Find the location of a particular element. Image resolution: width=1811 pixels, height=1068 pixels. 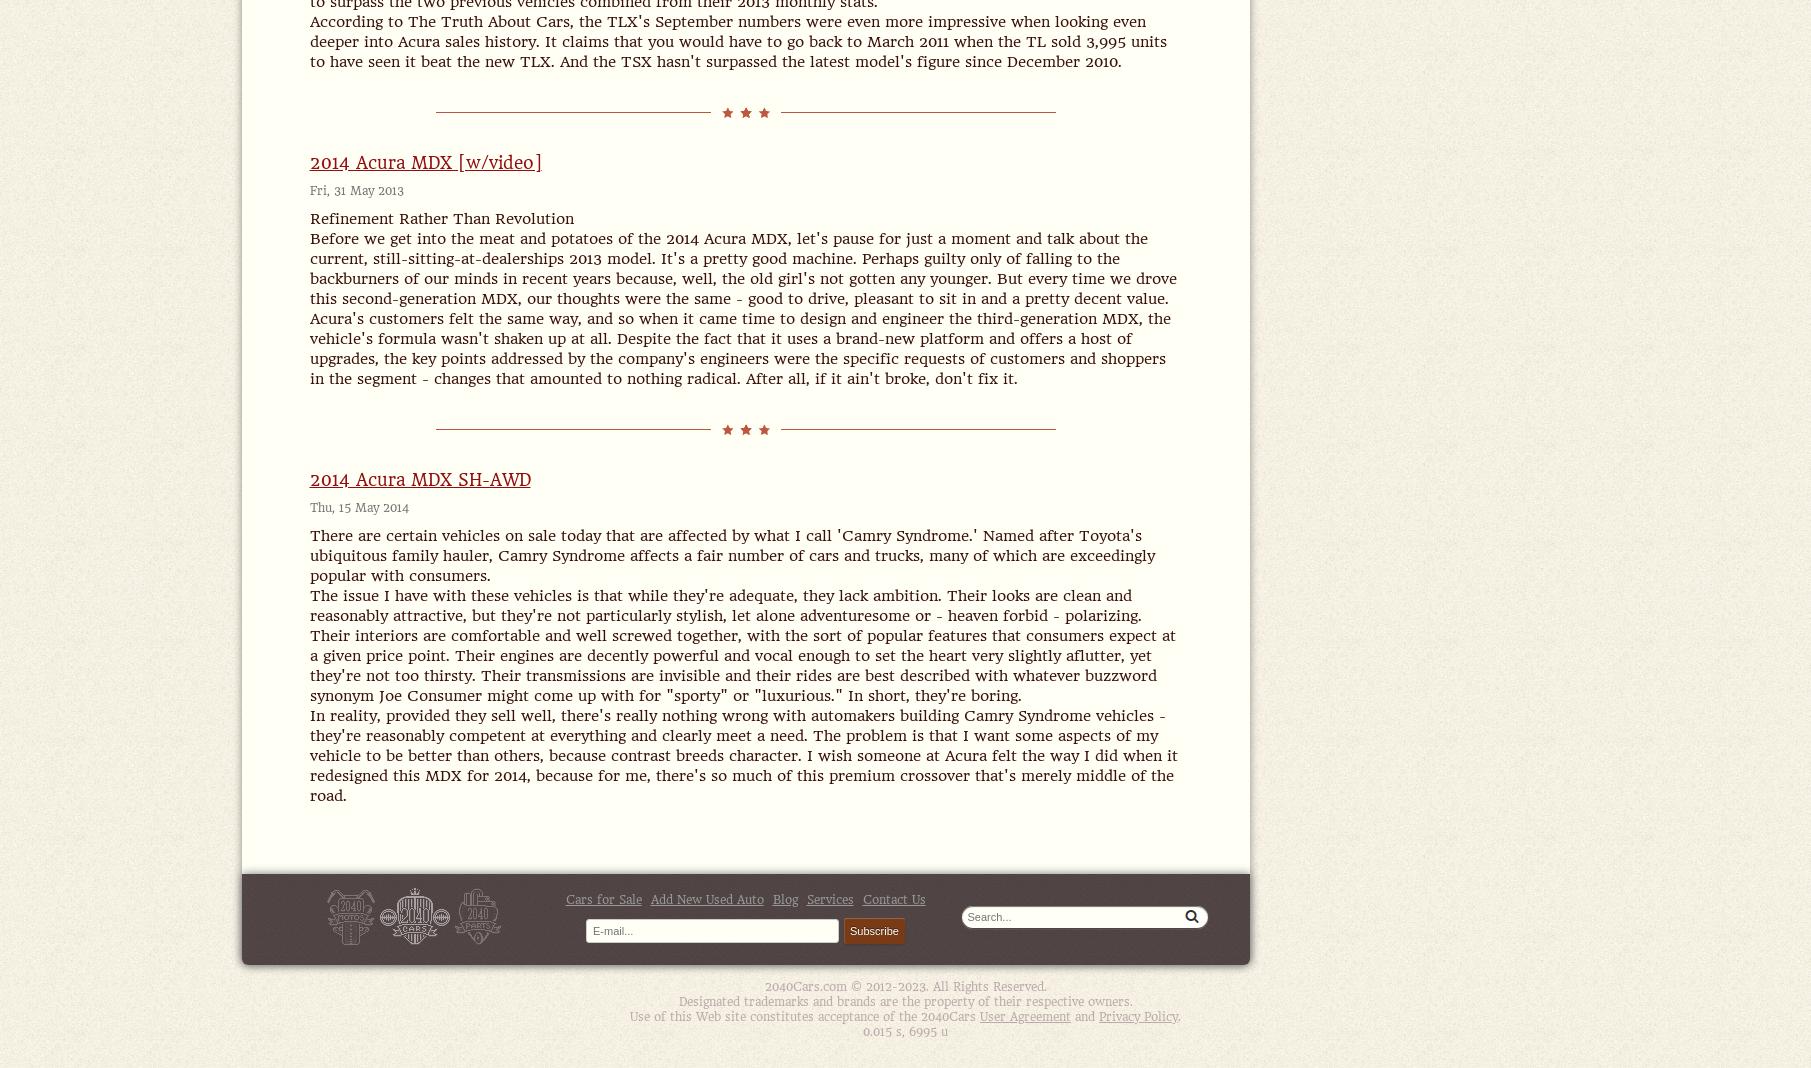

'Refinement Rather Than Revolution' is located at coordinates (440, 219).